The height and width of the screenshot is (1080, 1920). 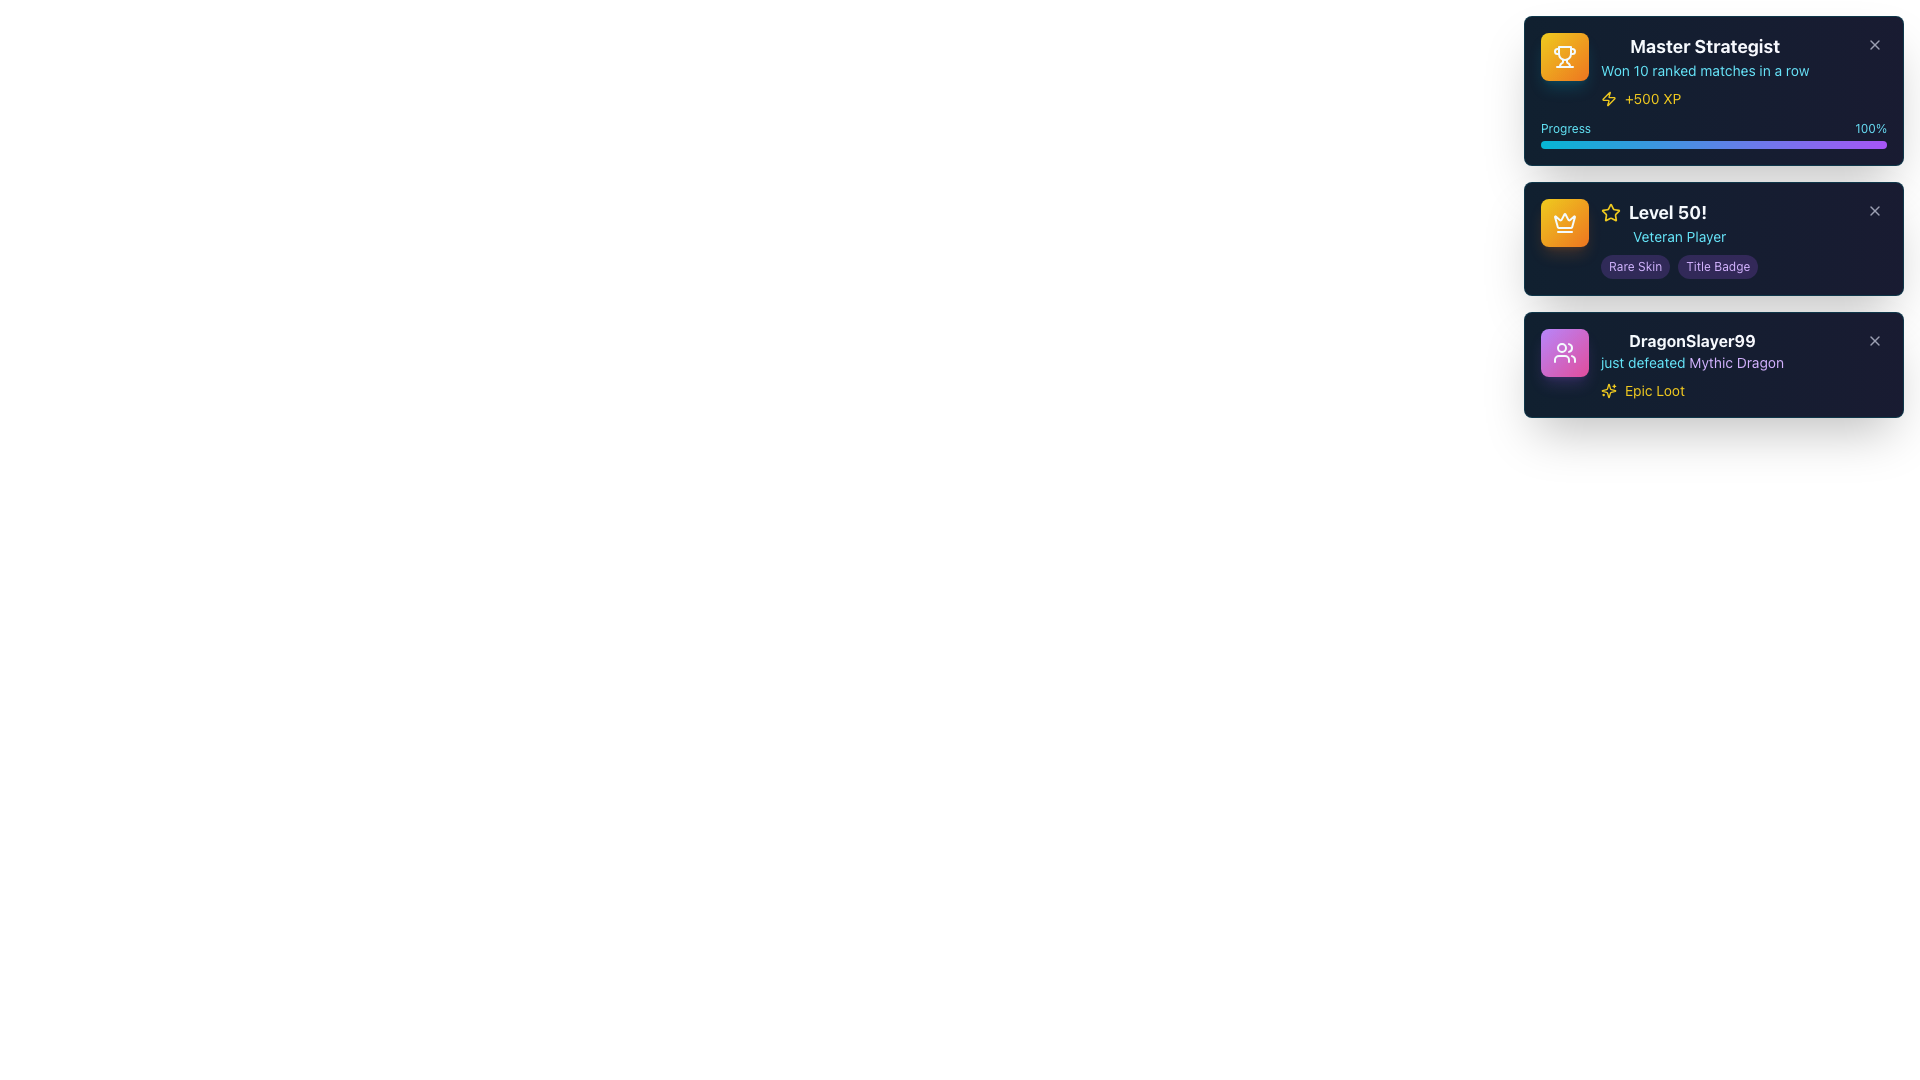 I want to click on the text highlighting the defeated entity 'Mythic Dragon' within the notification card under 'DragonSlayer99 just defeated', so click(x=1735, y=362).